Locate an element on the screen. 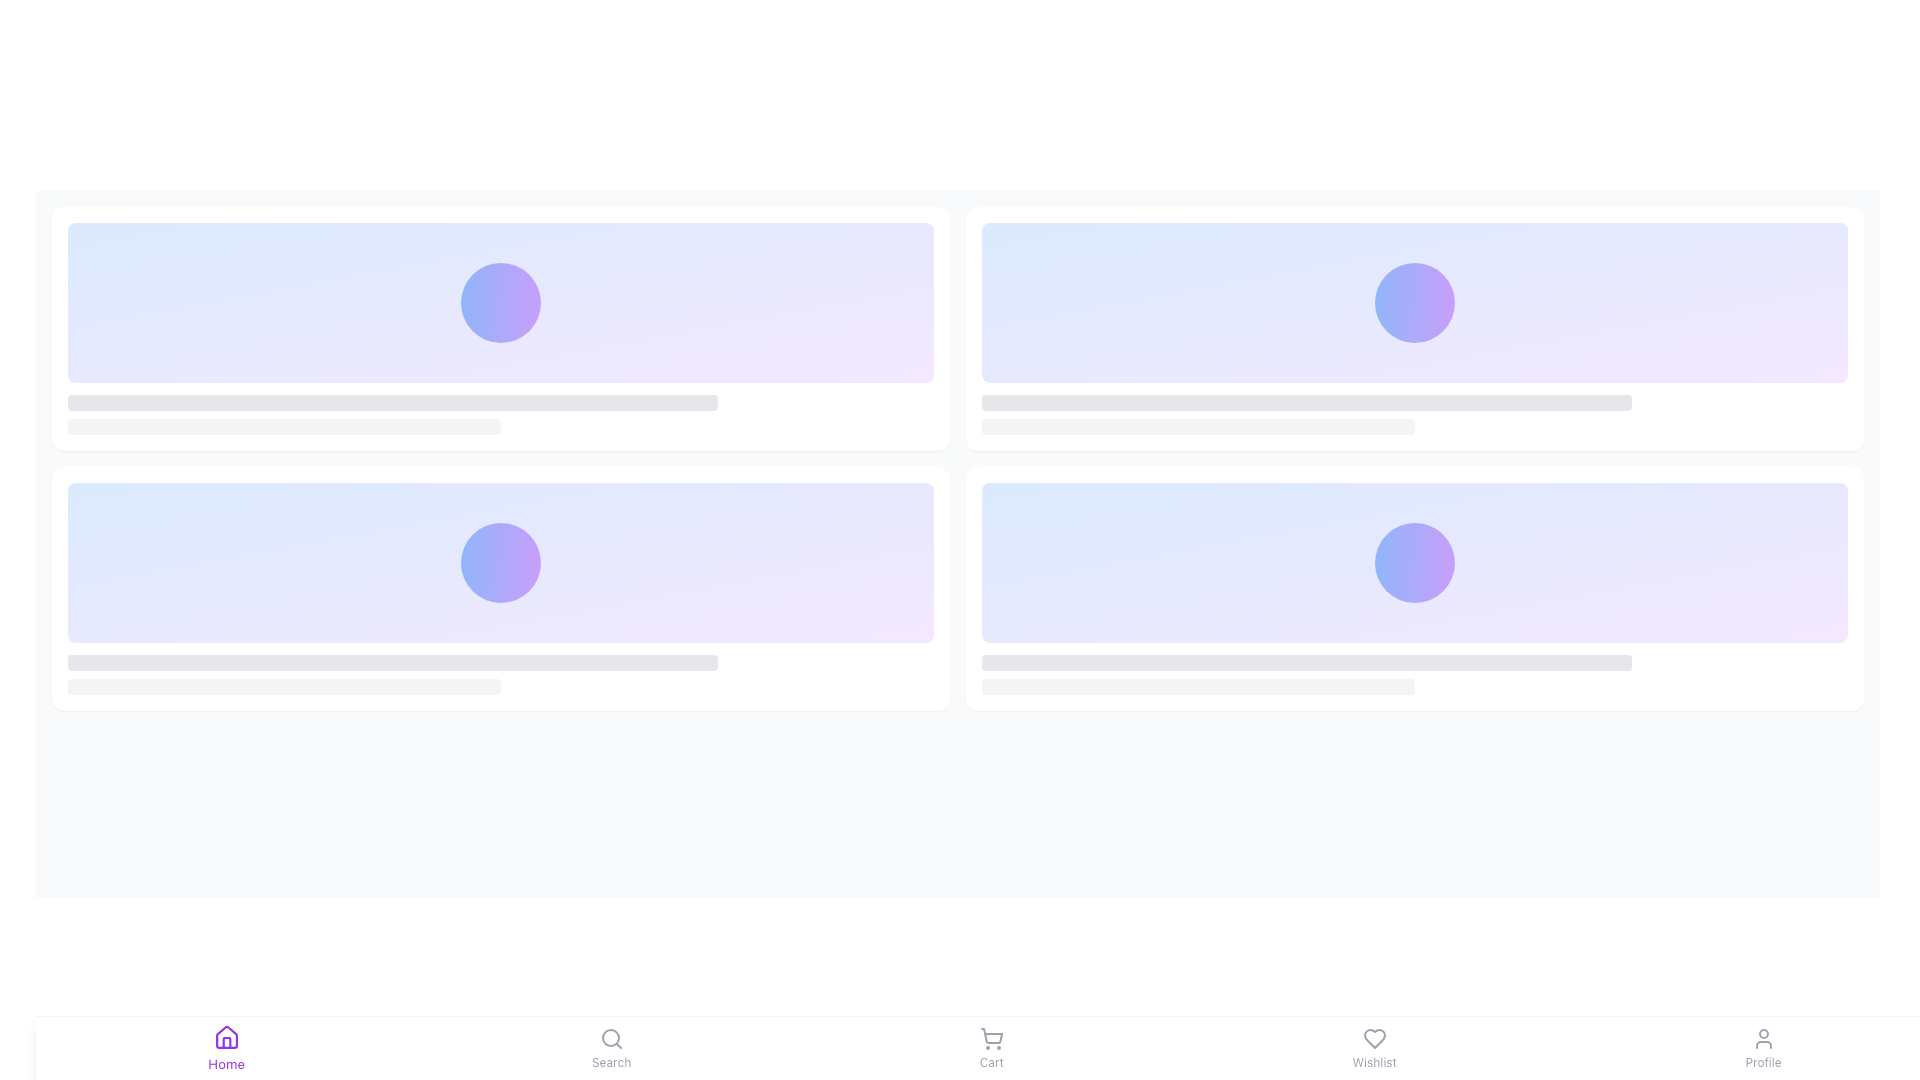 The width and height of the screenshot is (1920, 1080). the 'Profile' button located in the bottom navigation bar, which features a user profile icon above the label 'Profile' is located at coordinates (1763, 1047).